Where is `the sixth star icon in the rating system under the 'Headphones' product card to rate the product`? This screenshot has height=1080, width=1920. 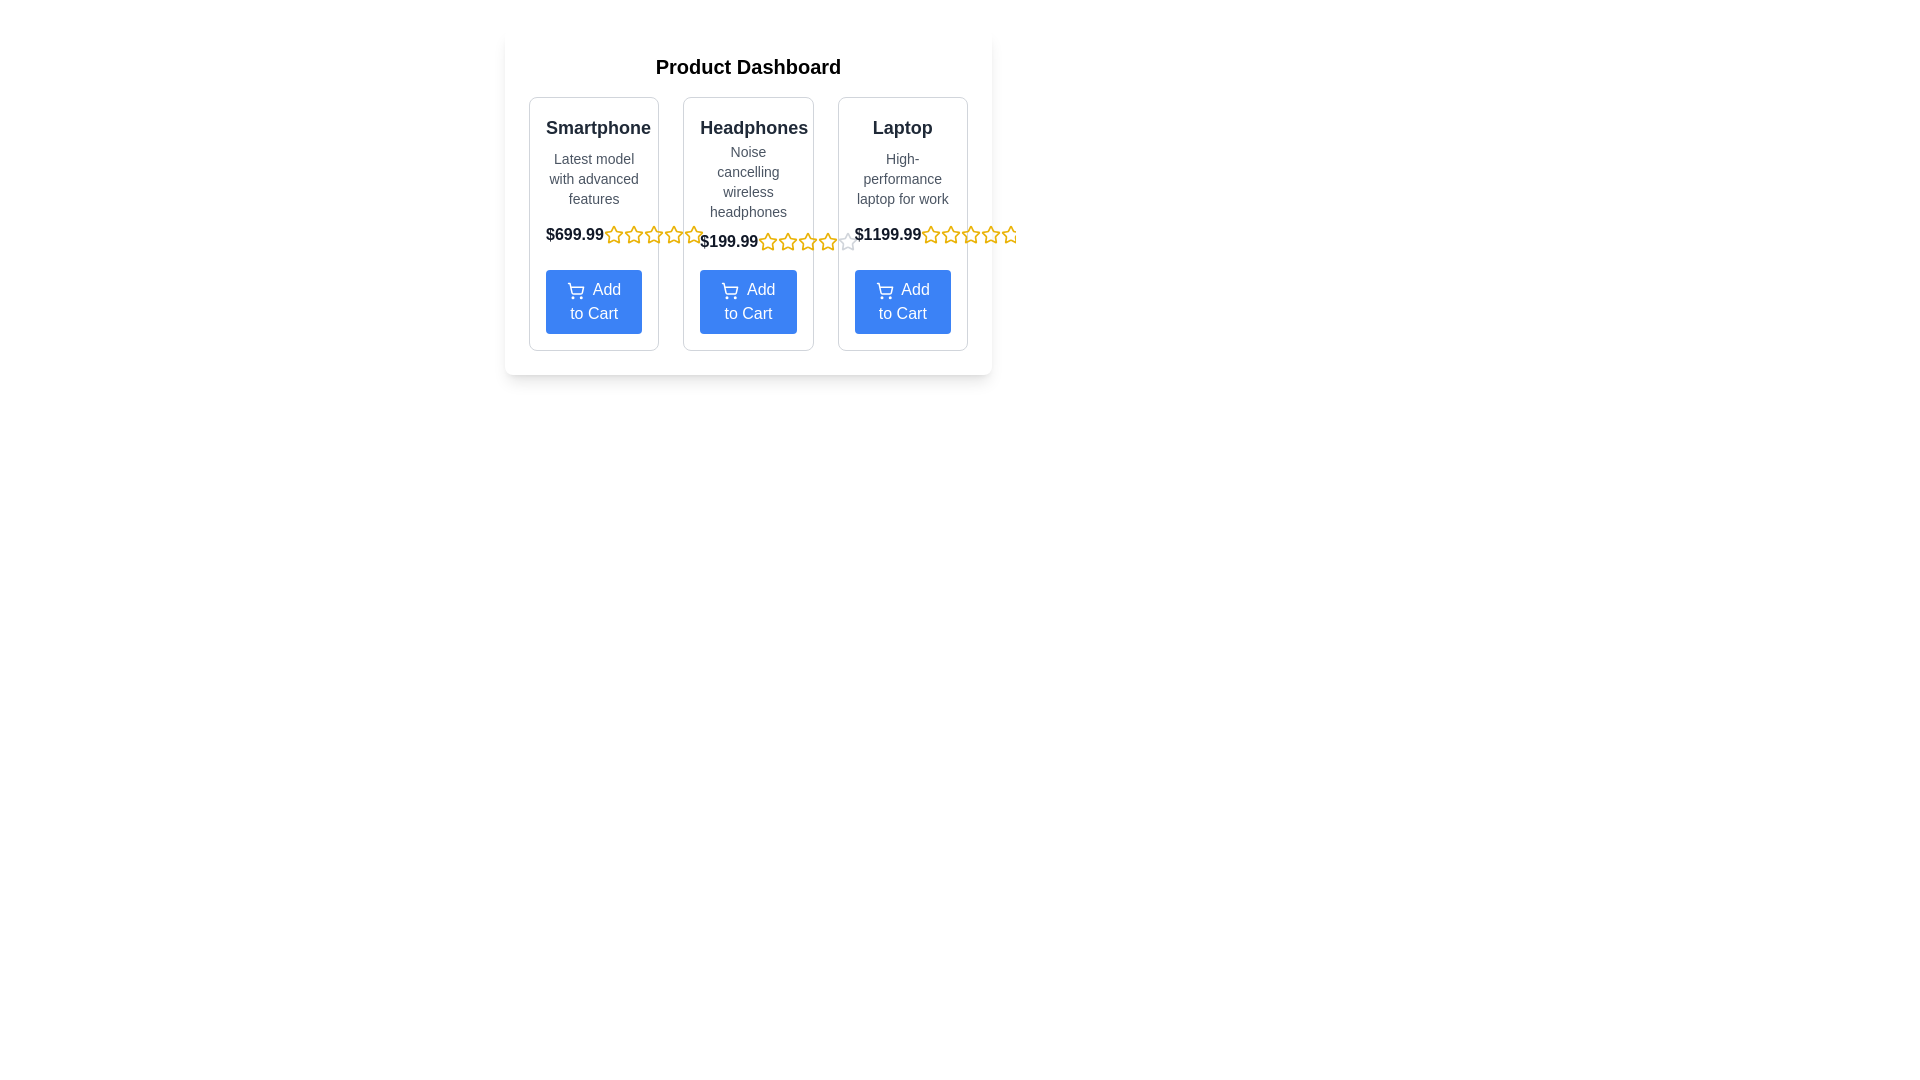
the sixth star icon in the rating system under the 'Headphones' product card to rate the product is located at coordinates (787, 240).